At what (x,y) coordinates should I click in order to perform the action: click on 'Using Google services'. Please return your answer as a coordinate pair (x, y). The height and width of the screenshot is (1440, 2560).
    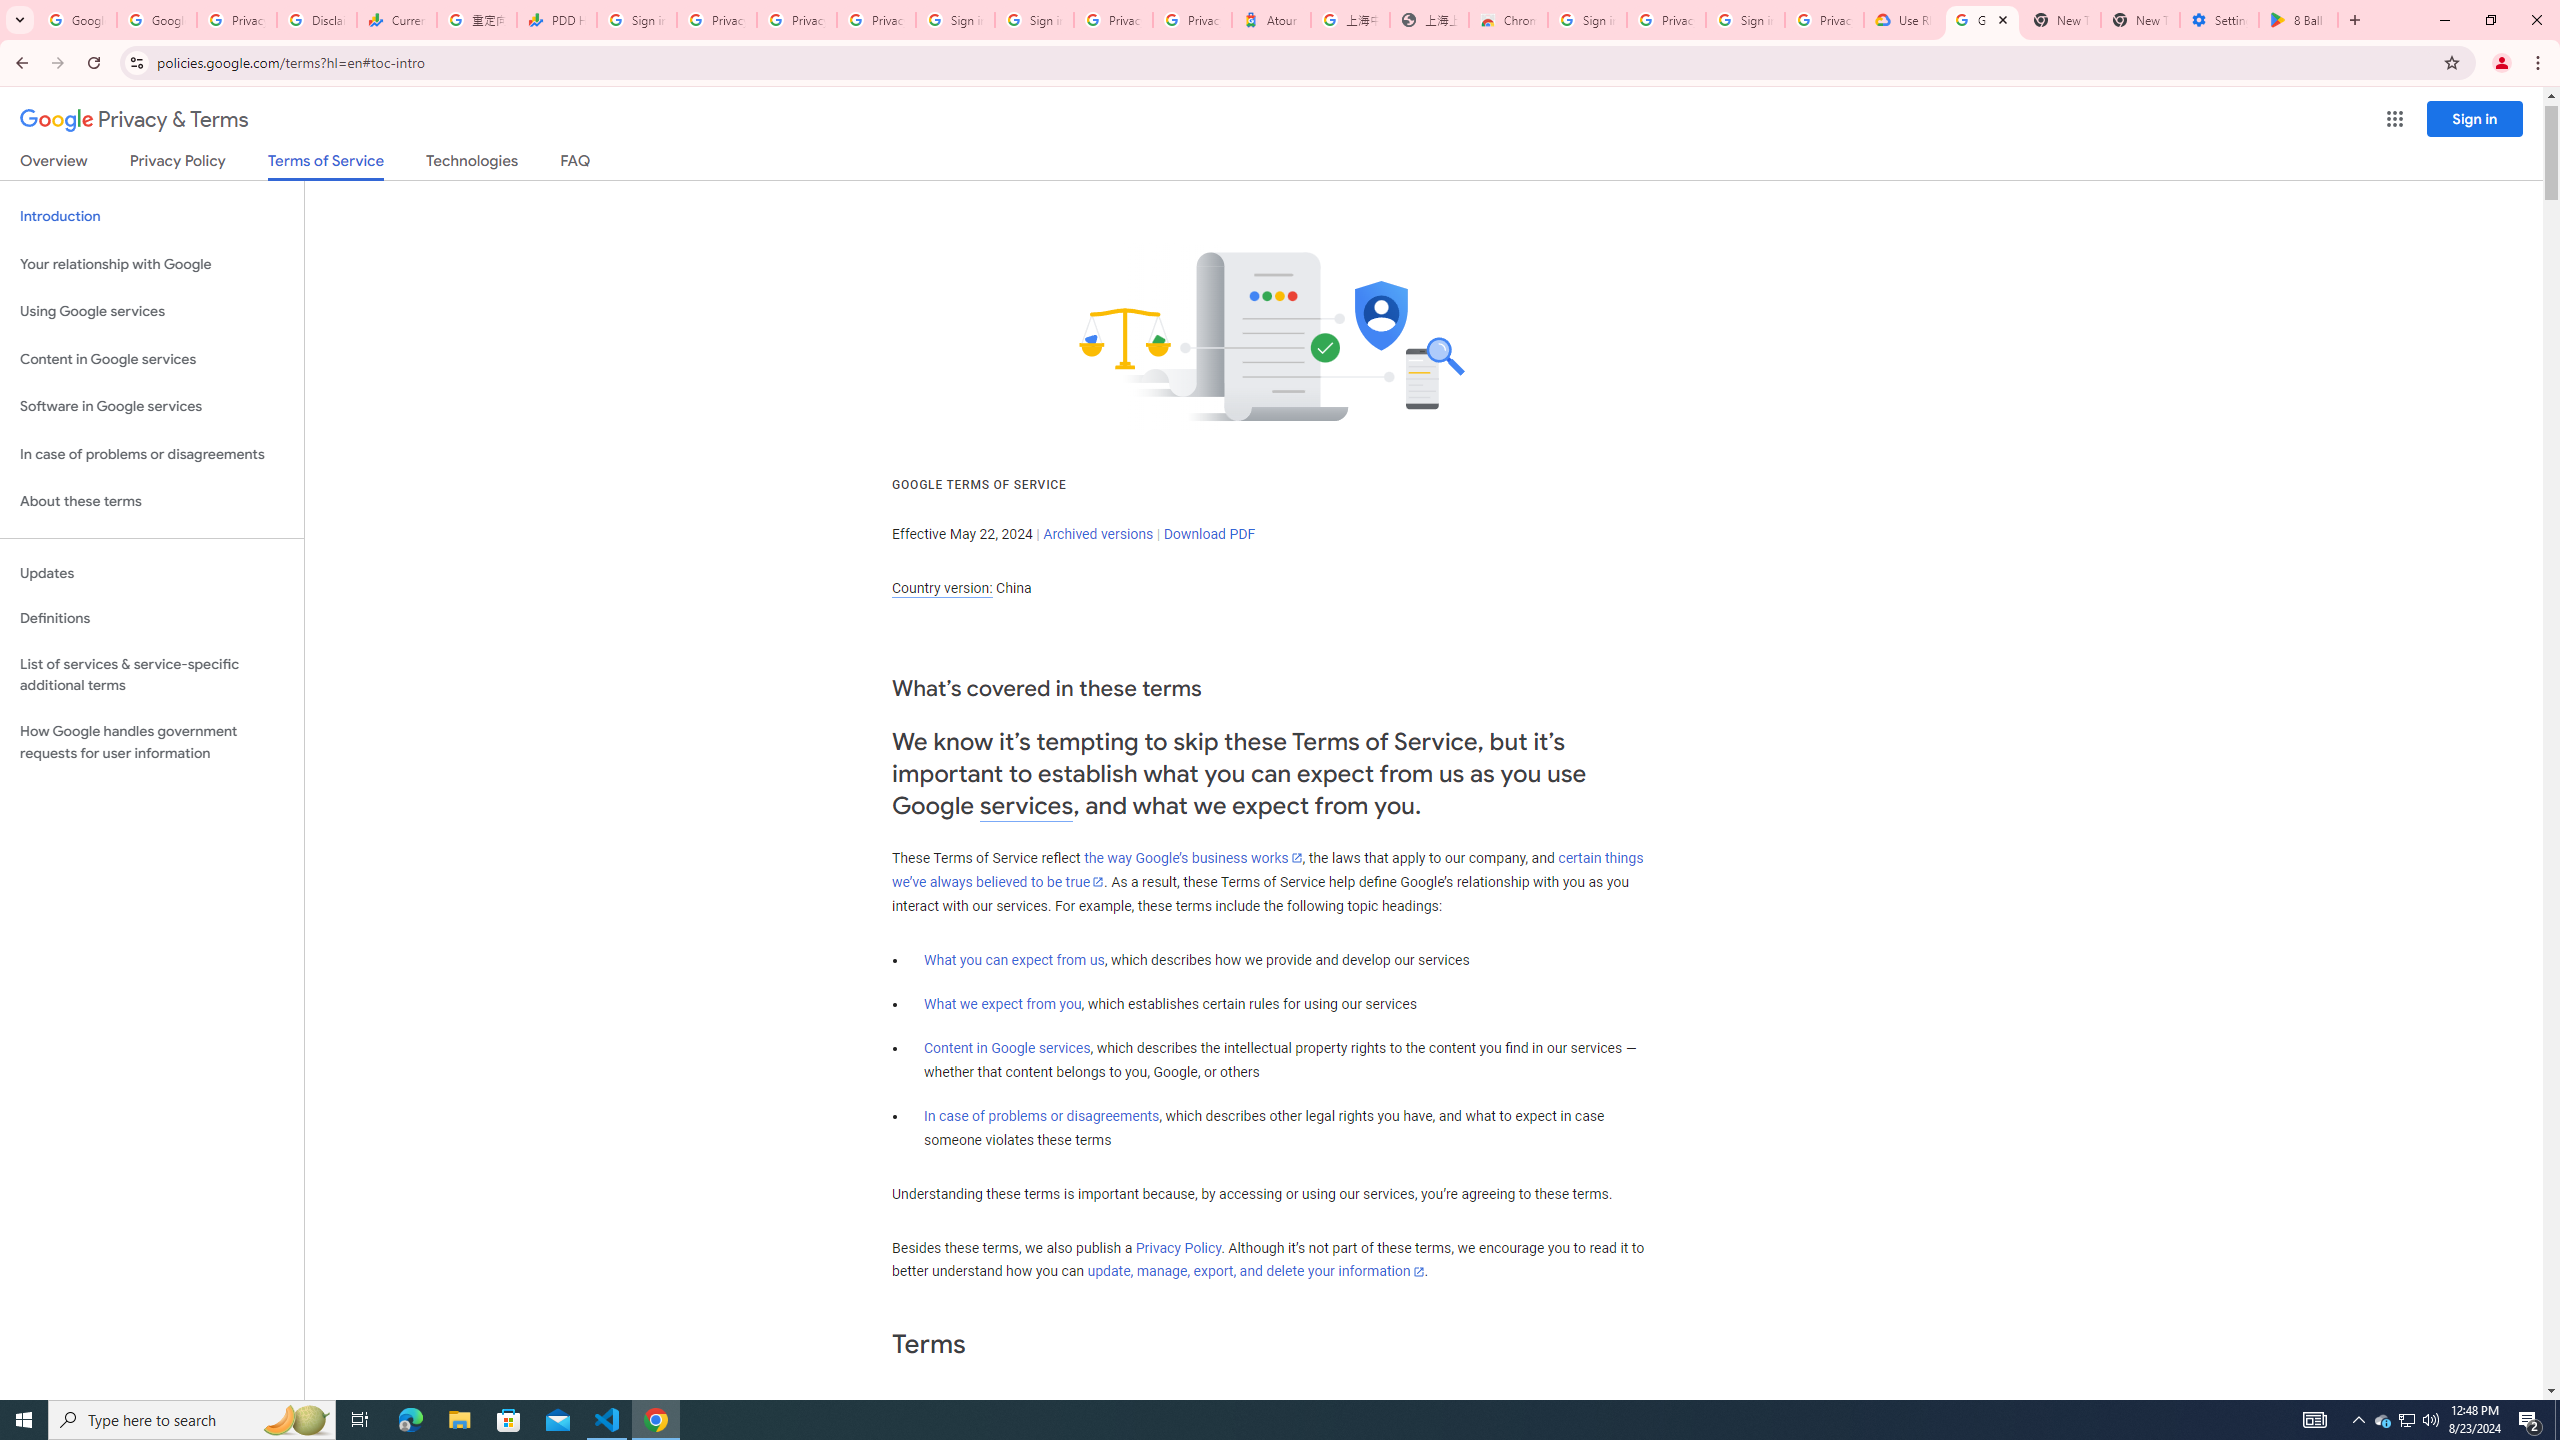
    Looking at the image, I should click on (151, 310).